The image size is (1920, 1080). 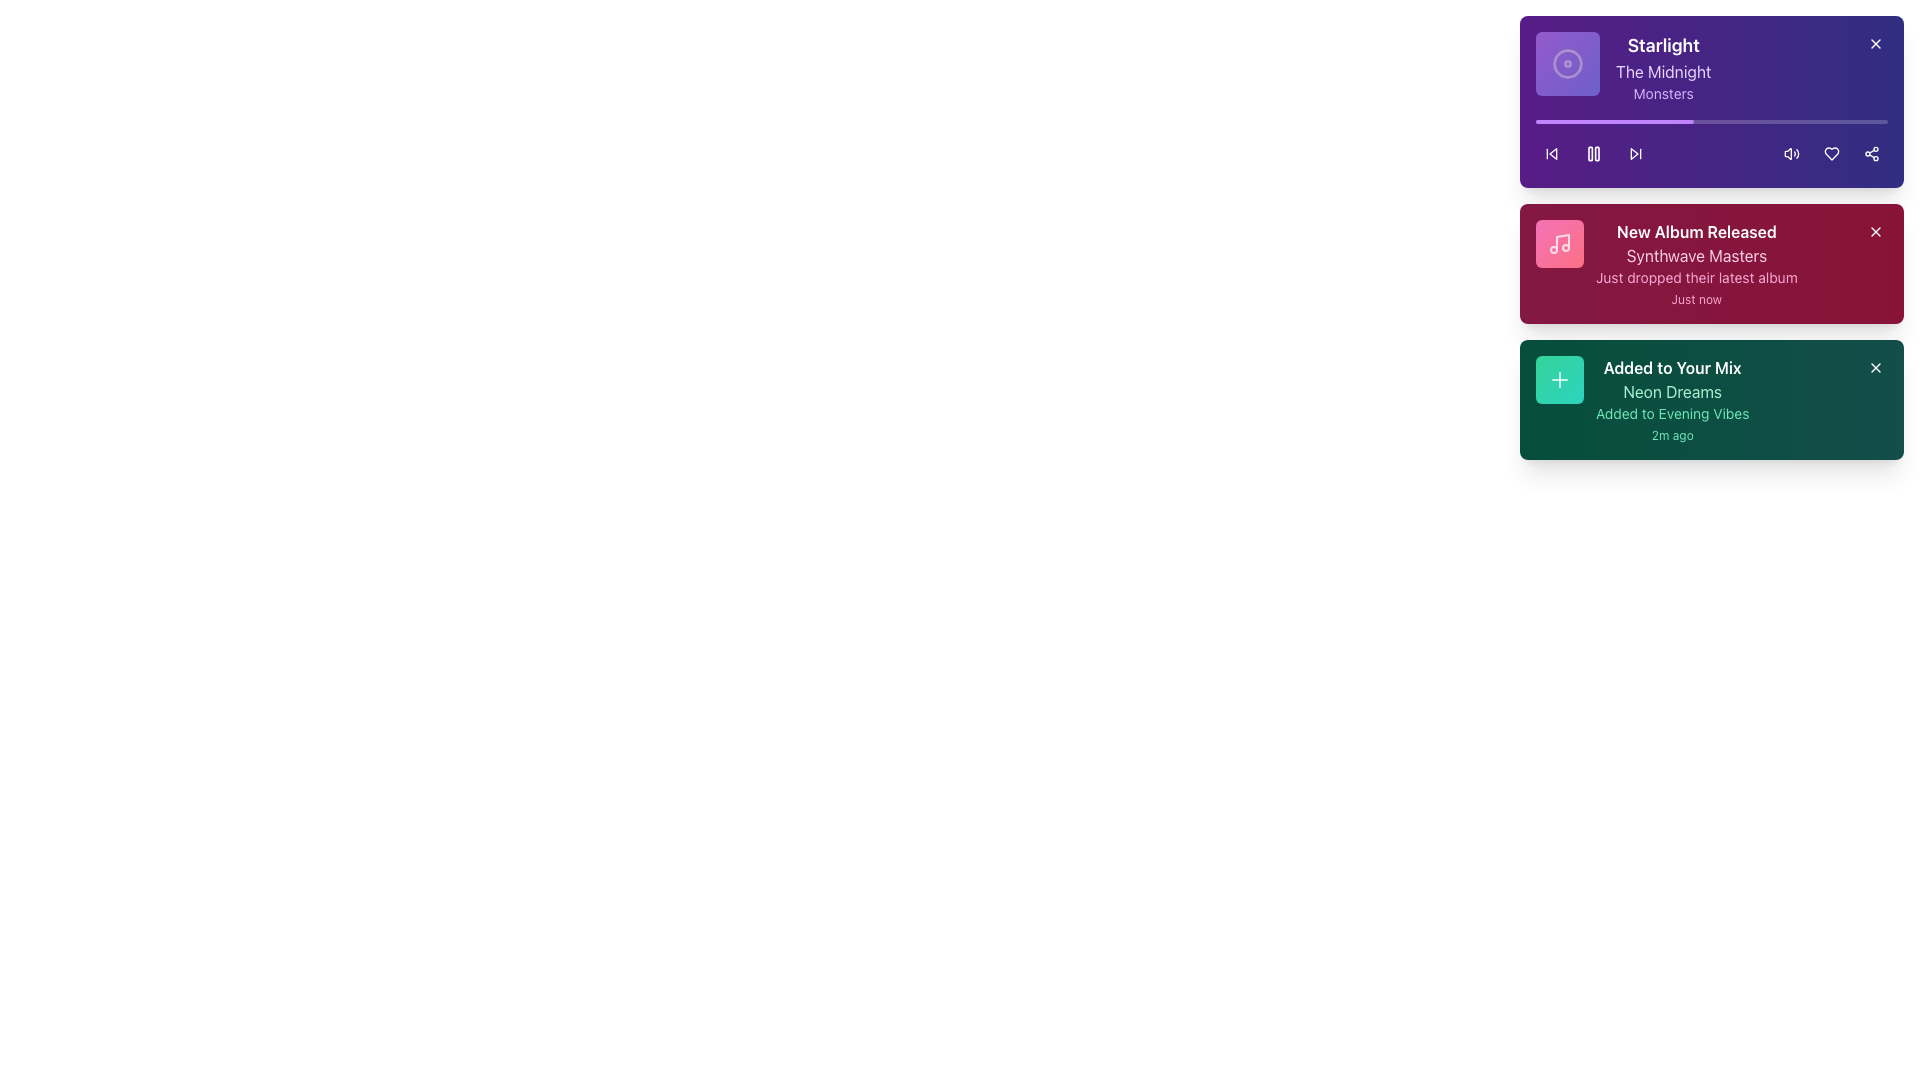 What do you see at coordinates (1559, 242) in the screenshot?
I see `the music note icon on the second card labeled 'New Album Released' in the vertical notification list on the right side of the interface for potential navigational or interactive actions` at bounding box center [1559, 242].